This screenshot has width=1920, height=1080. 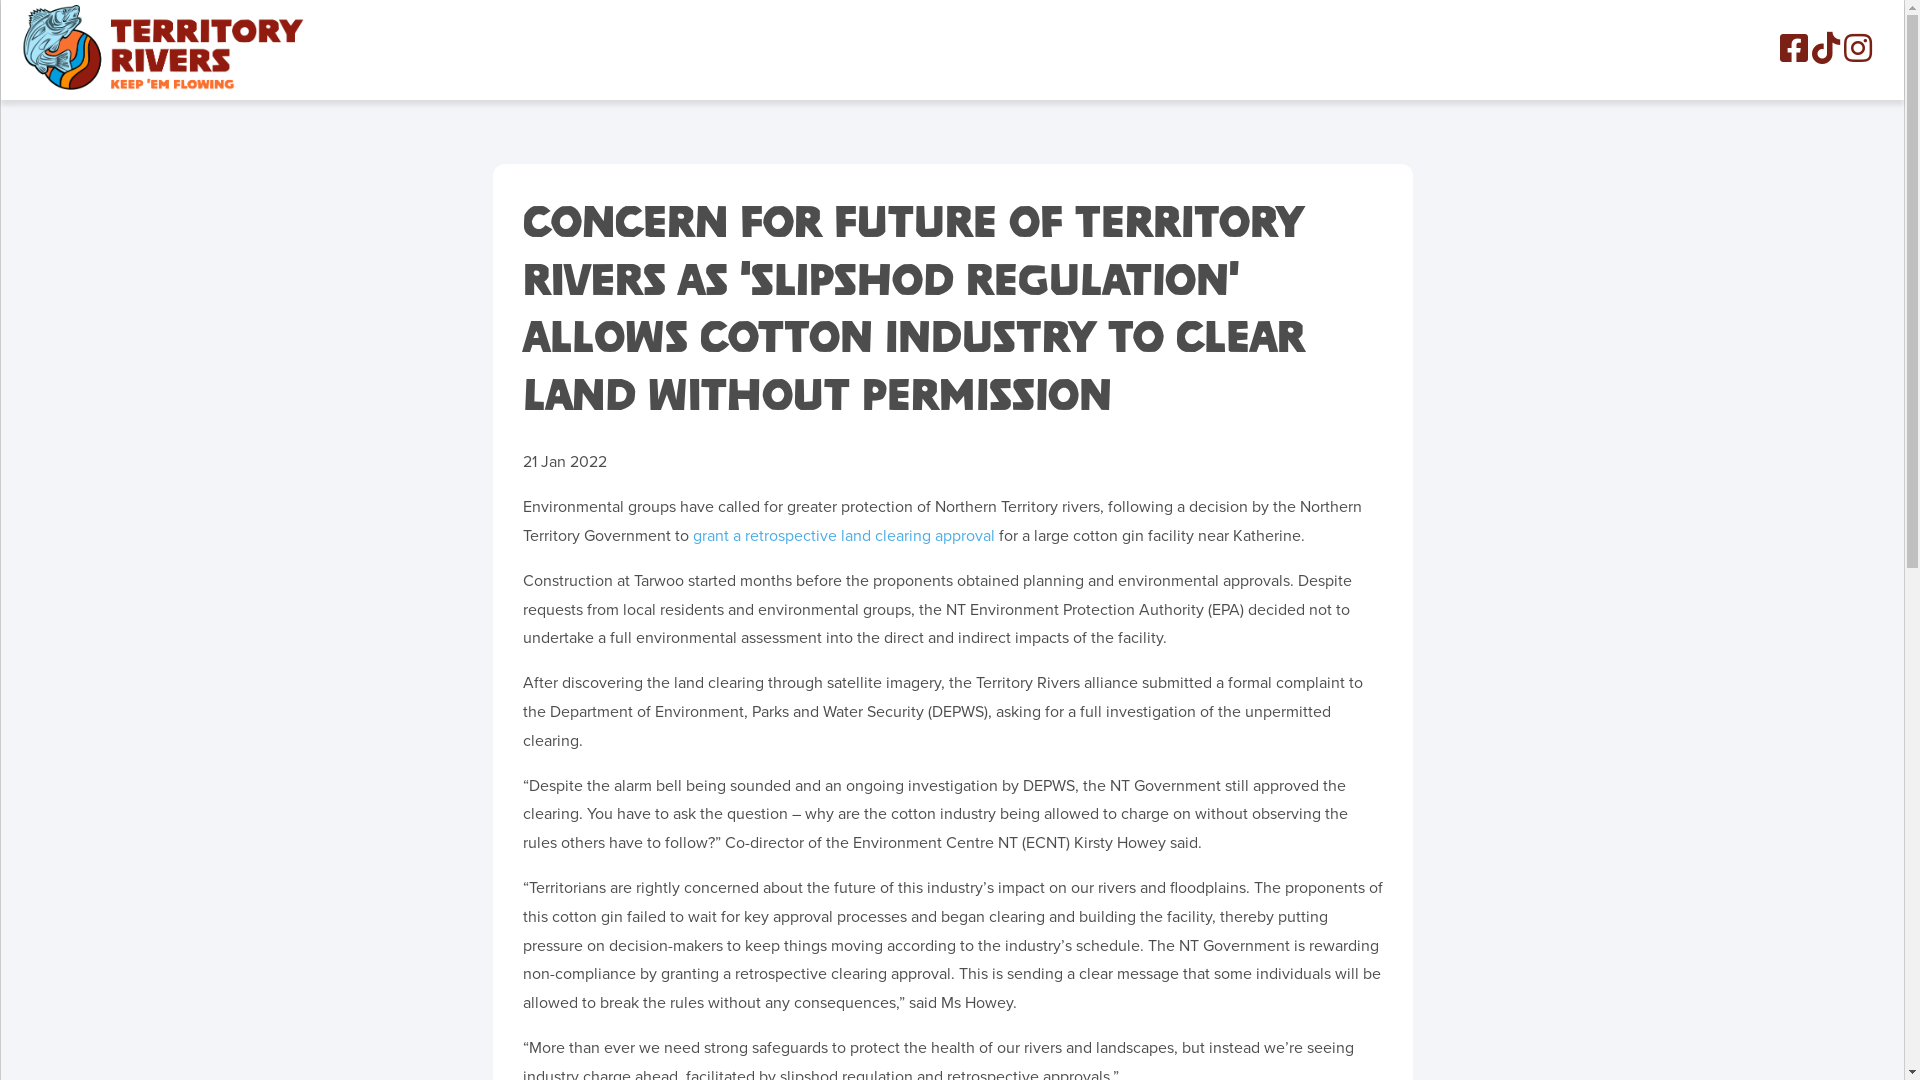 I want to click on 'Find us on facebook', so click(x=1794, y=53).